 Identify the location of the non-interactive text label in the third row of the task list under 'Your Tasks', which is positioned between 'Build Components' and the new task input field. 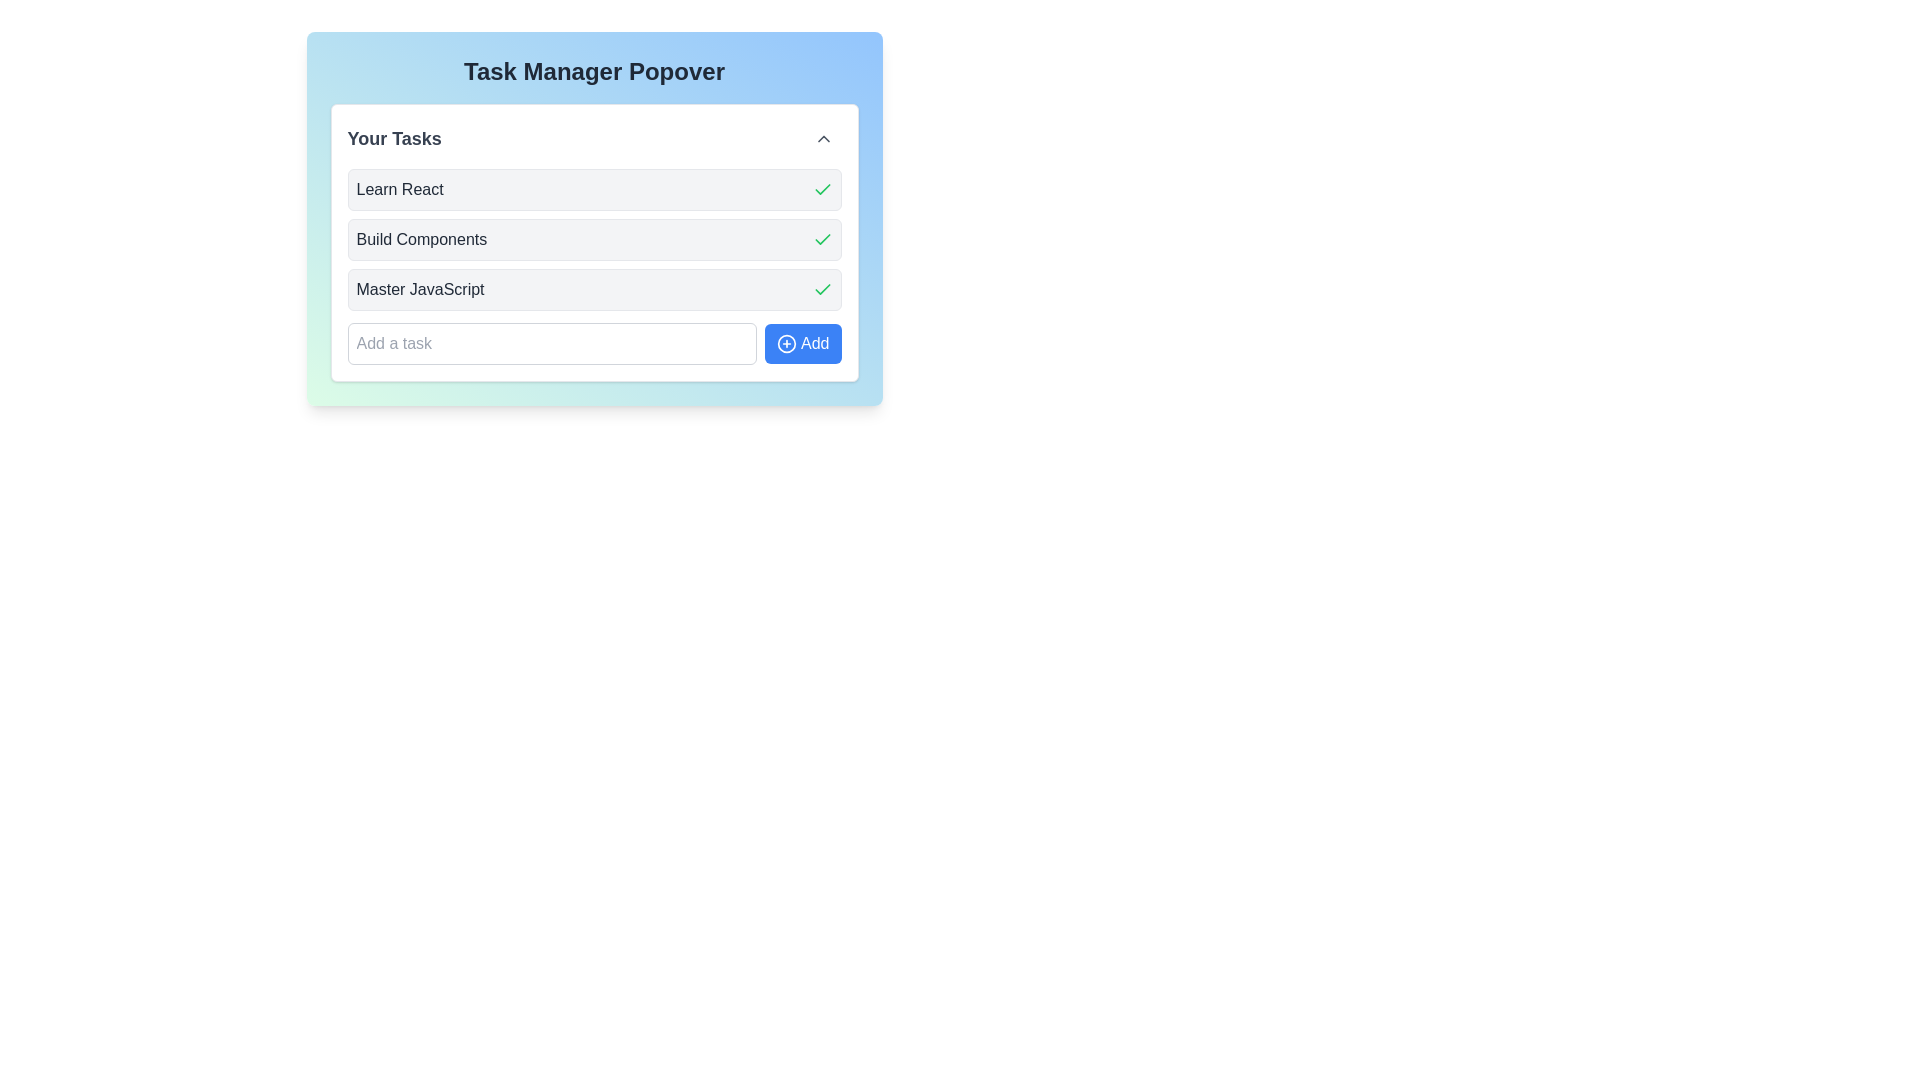
(419, 289).